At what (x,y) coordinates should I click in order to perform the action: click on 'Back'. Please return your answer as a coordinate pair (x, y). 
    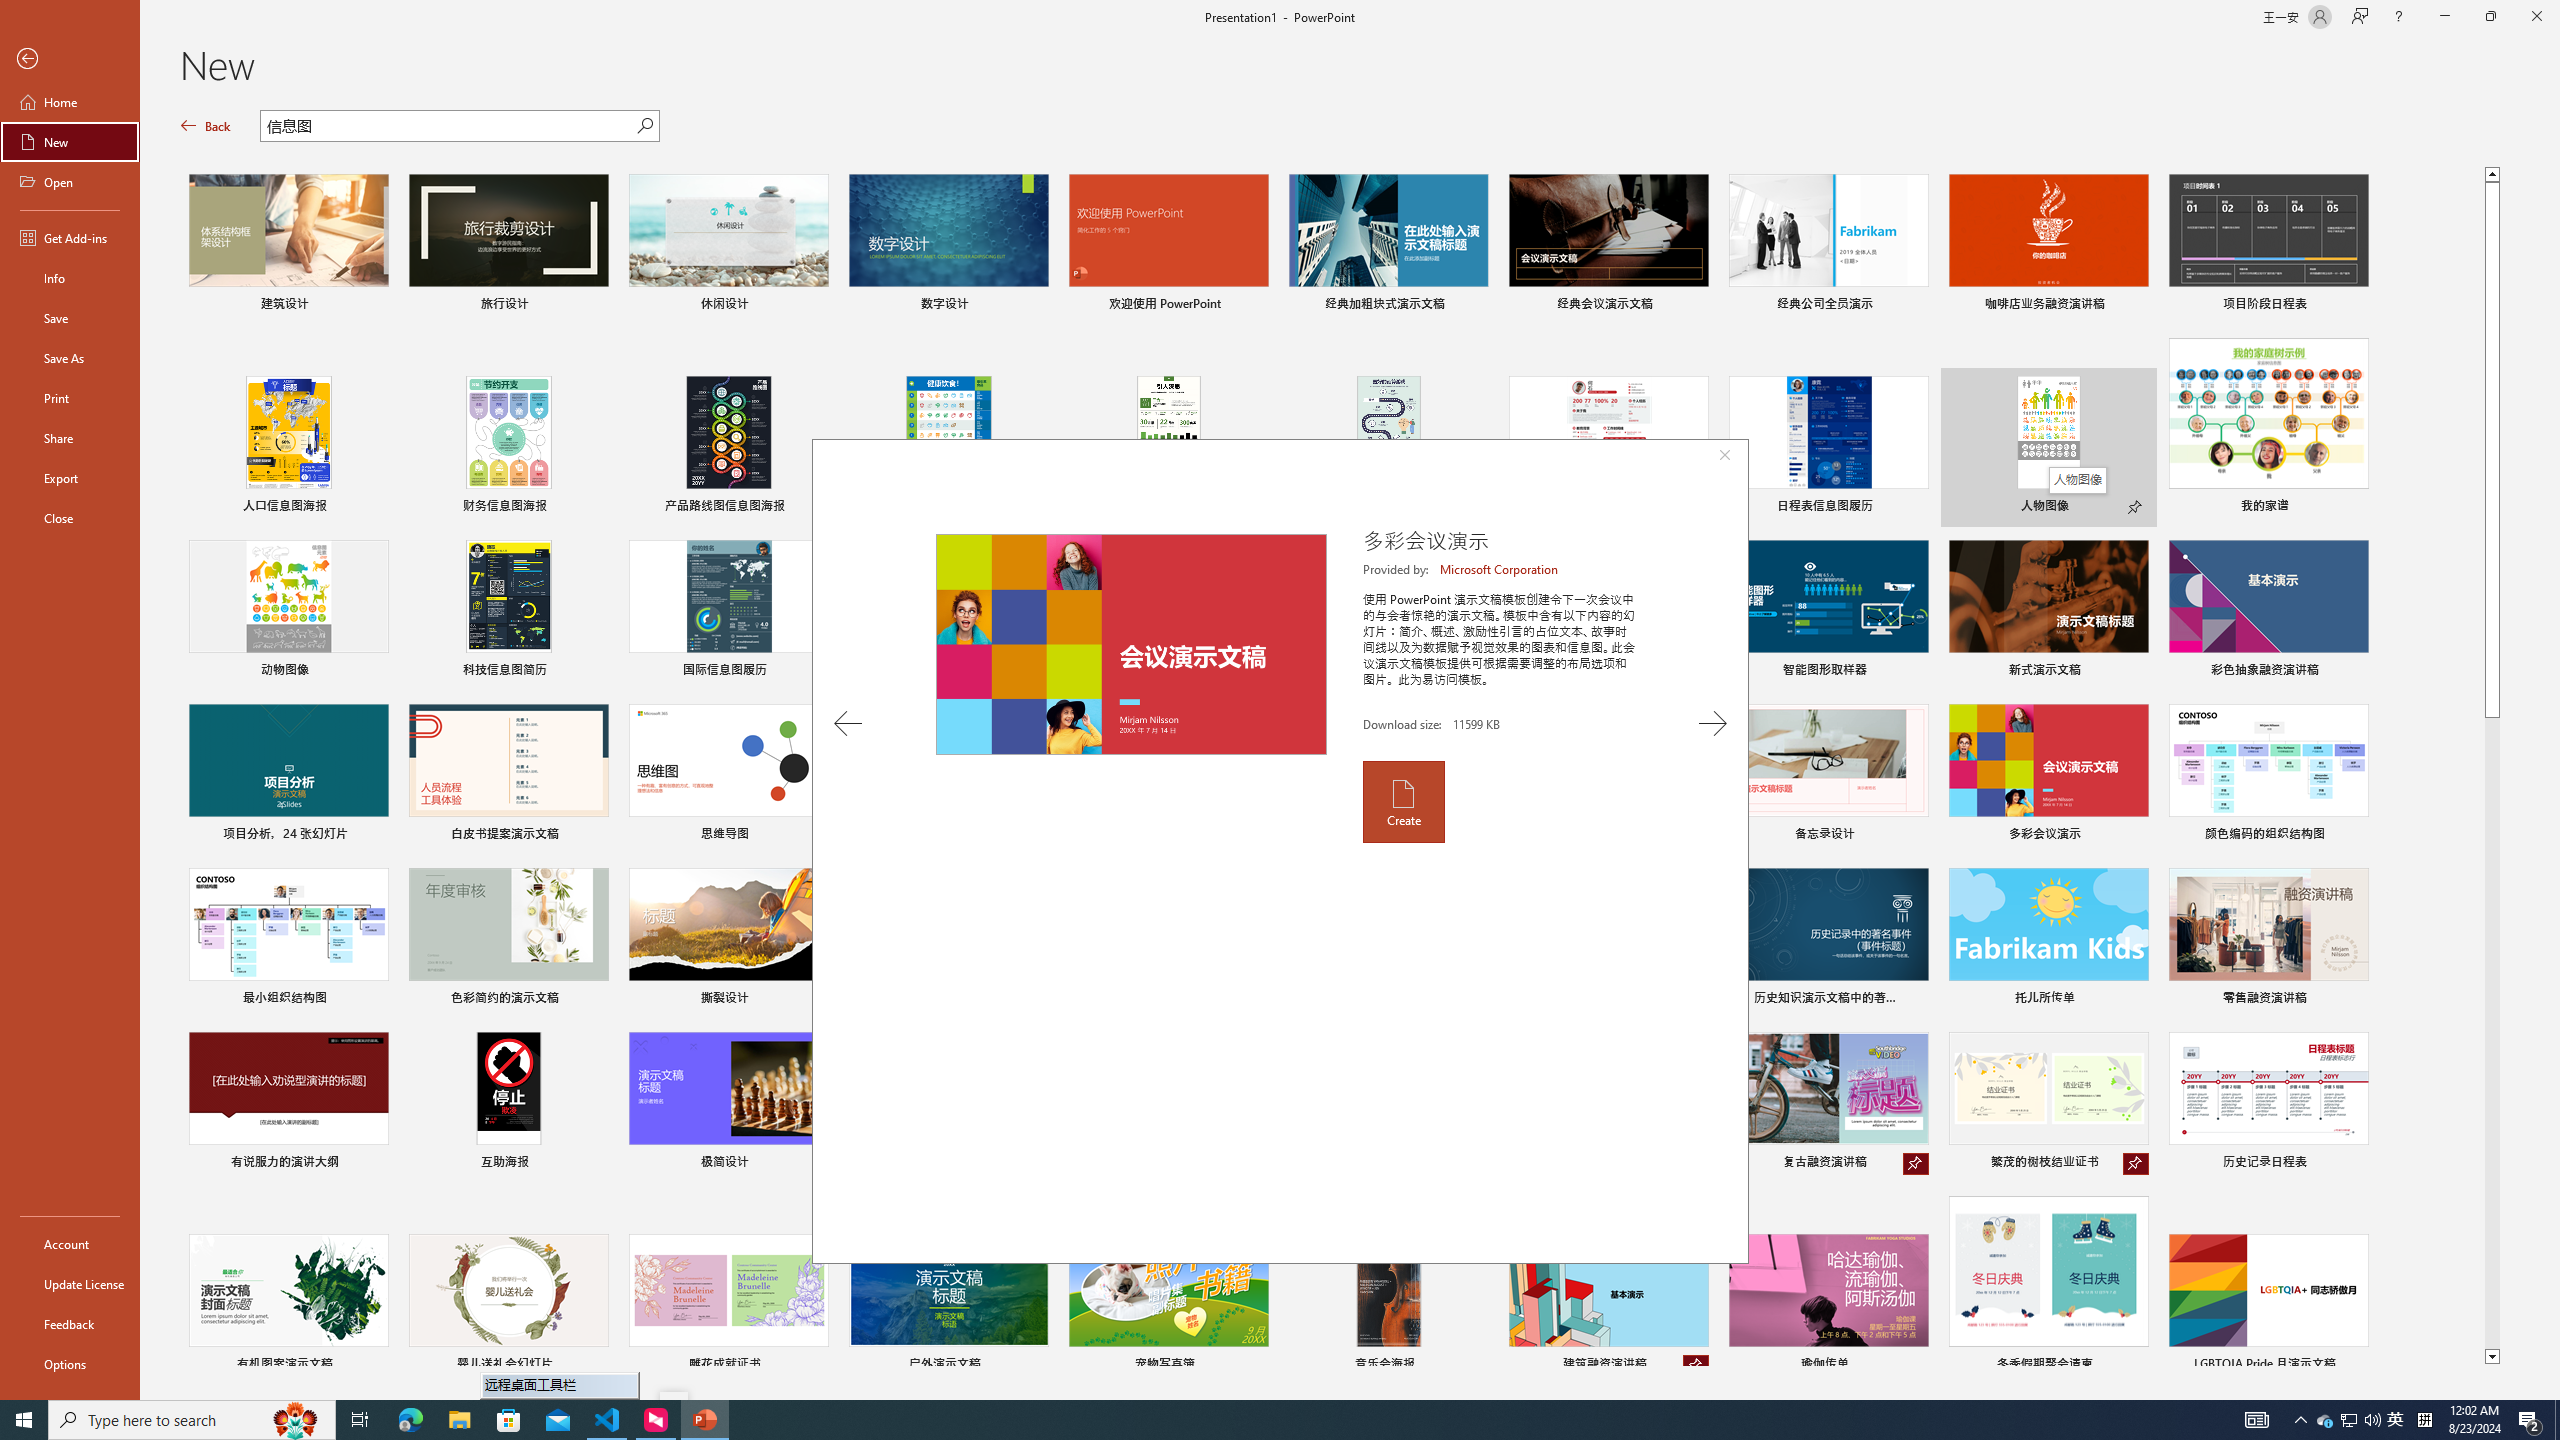
    Looking at the image, I should click on (207, 125).